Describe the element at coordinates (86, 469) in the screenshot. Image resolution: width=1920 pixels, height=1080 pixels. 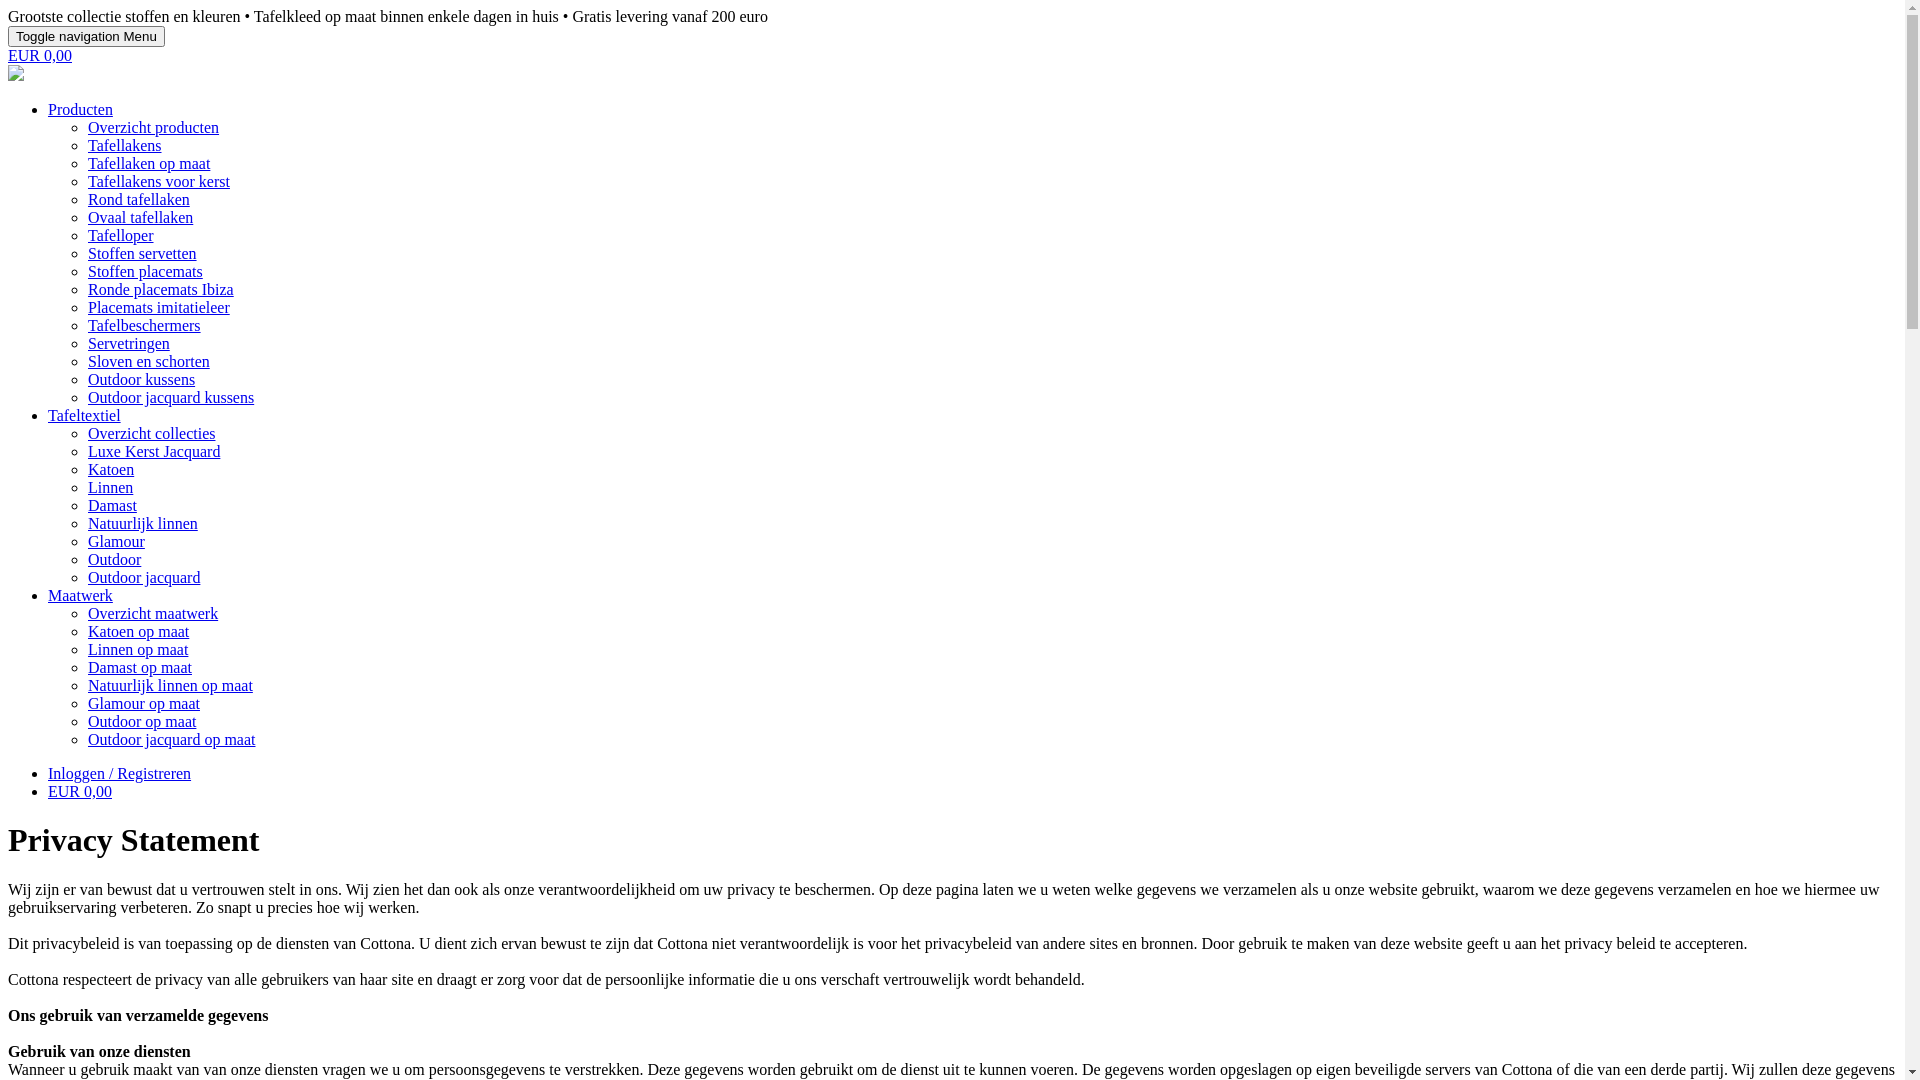
I see `'Katoen'` at that location.